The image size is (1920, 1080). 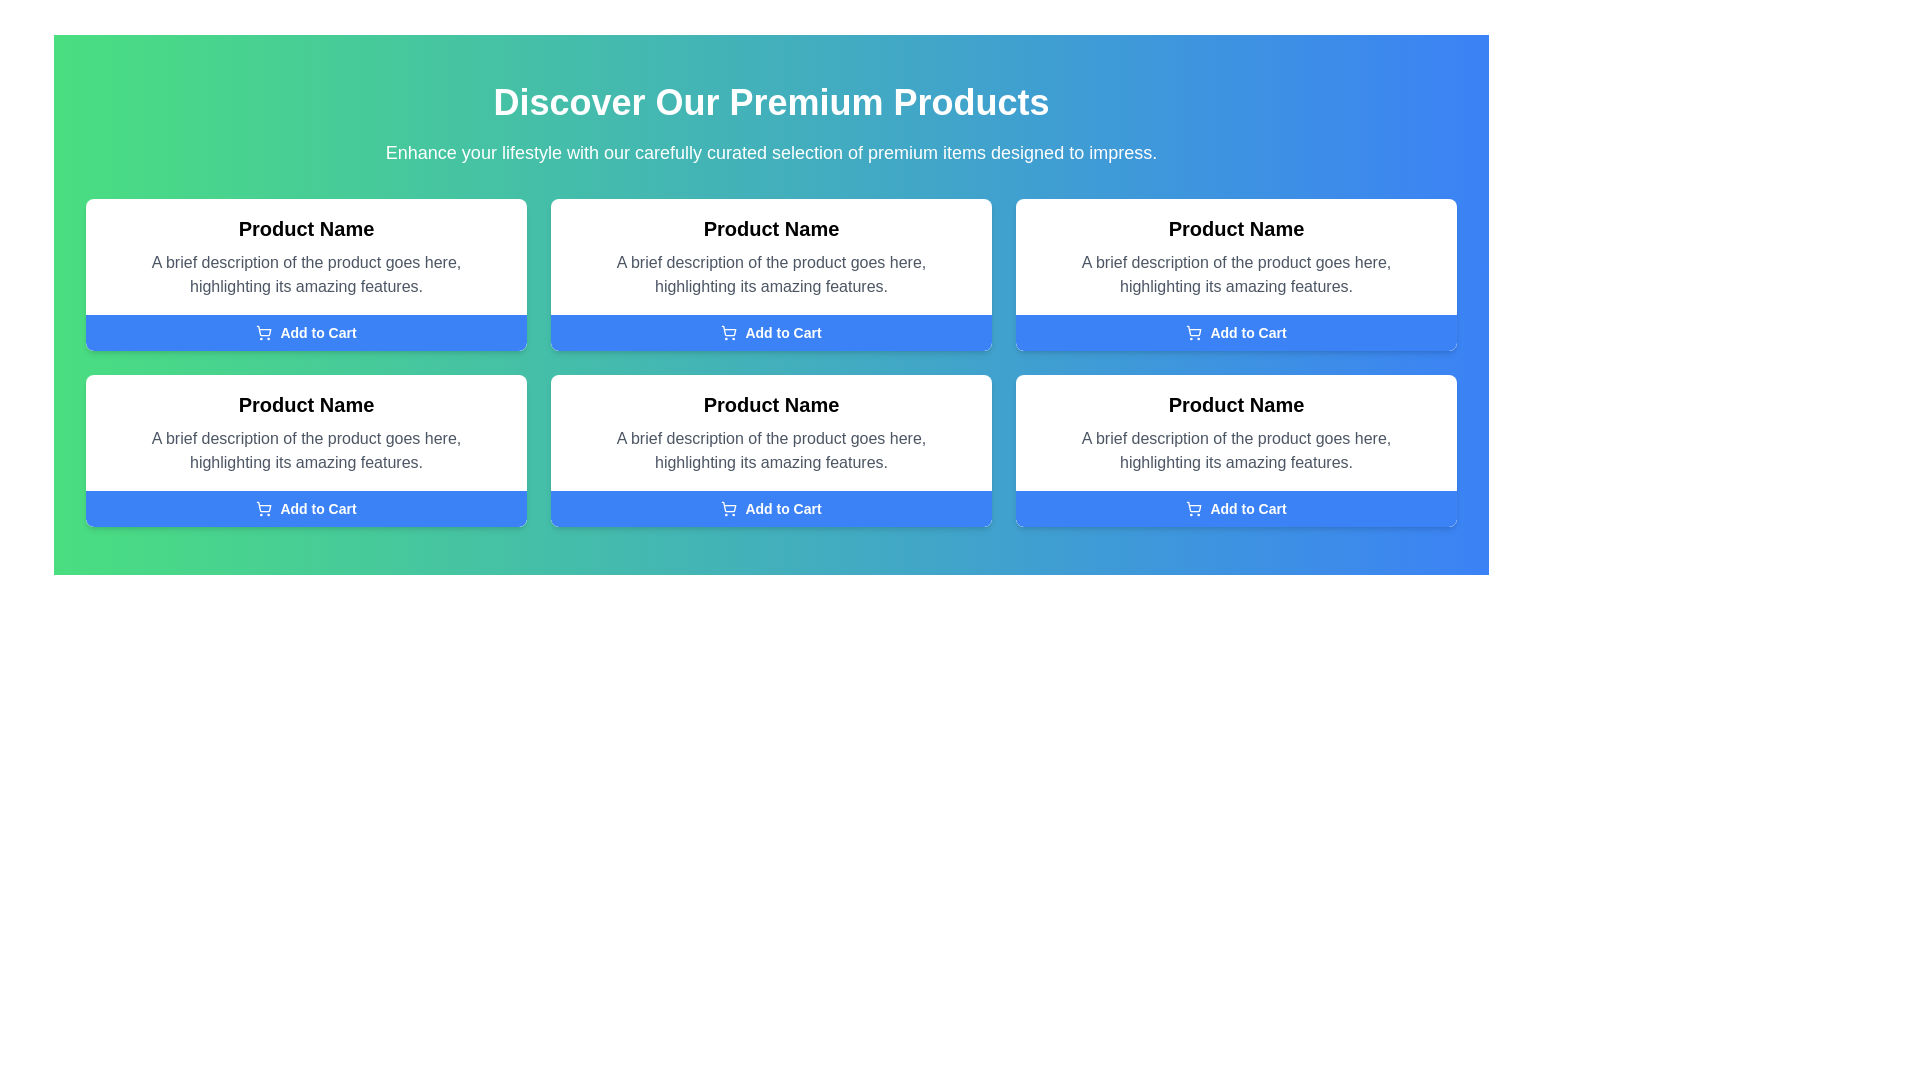 I want to click on the fourth 'Add to Cart' button, which has a bold blue background and white text, so click(x=1235, y=508).